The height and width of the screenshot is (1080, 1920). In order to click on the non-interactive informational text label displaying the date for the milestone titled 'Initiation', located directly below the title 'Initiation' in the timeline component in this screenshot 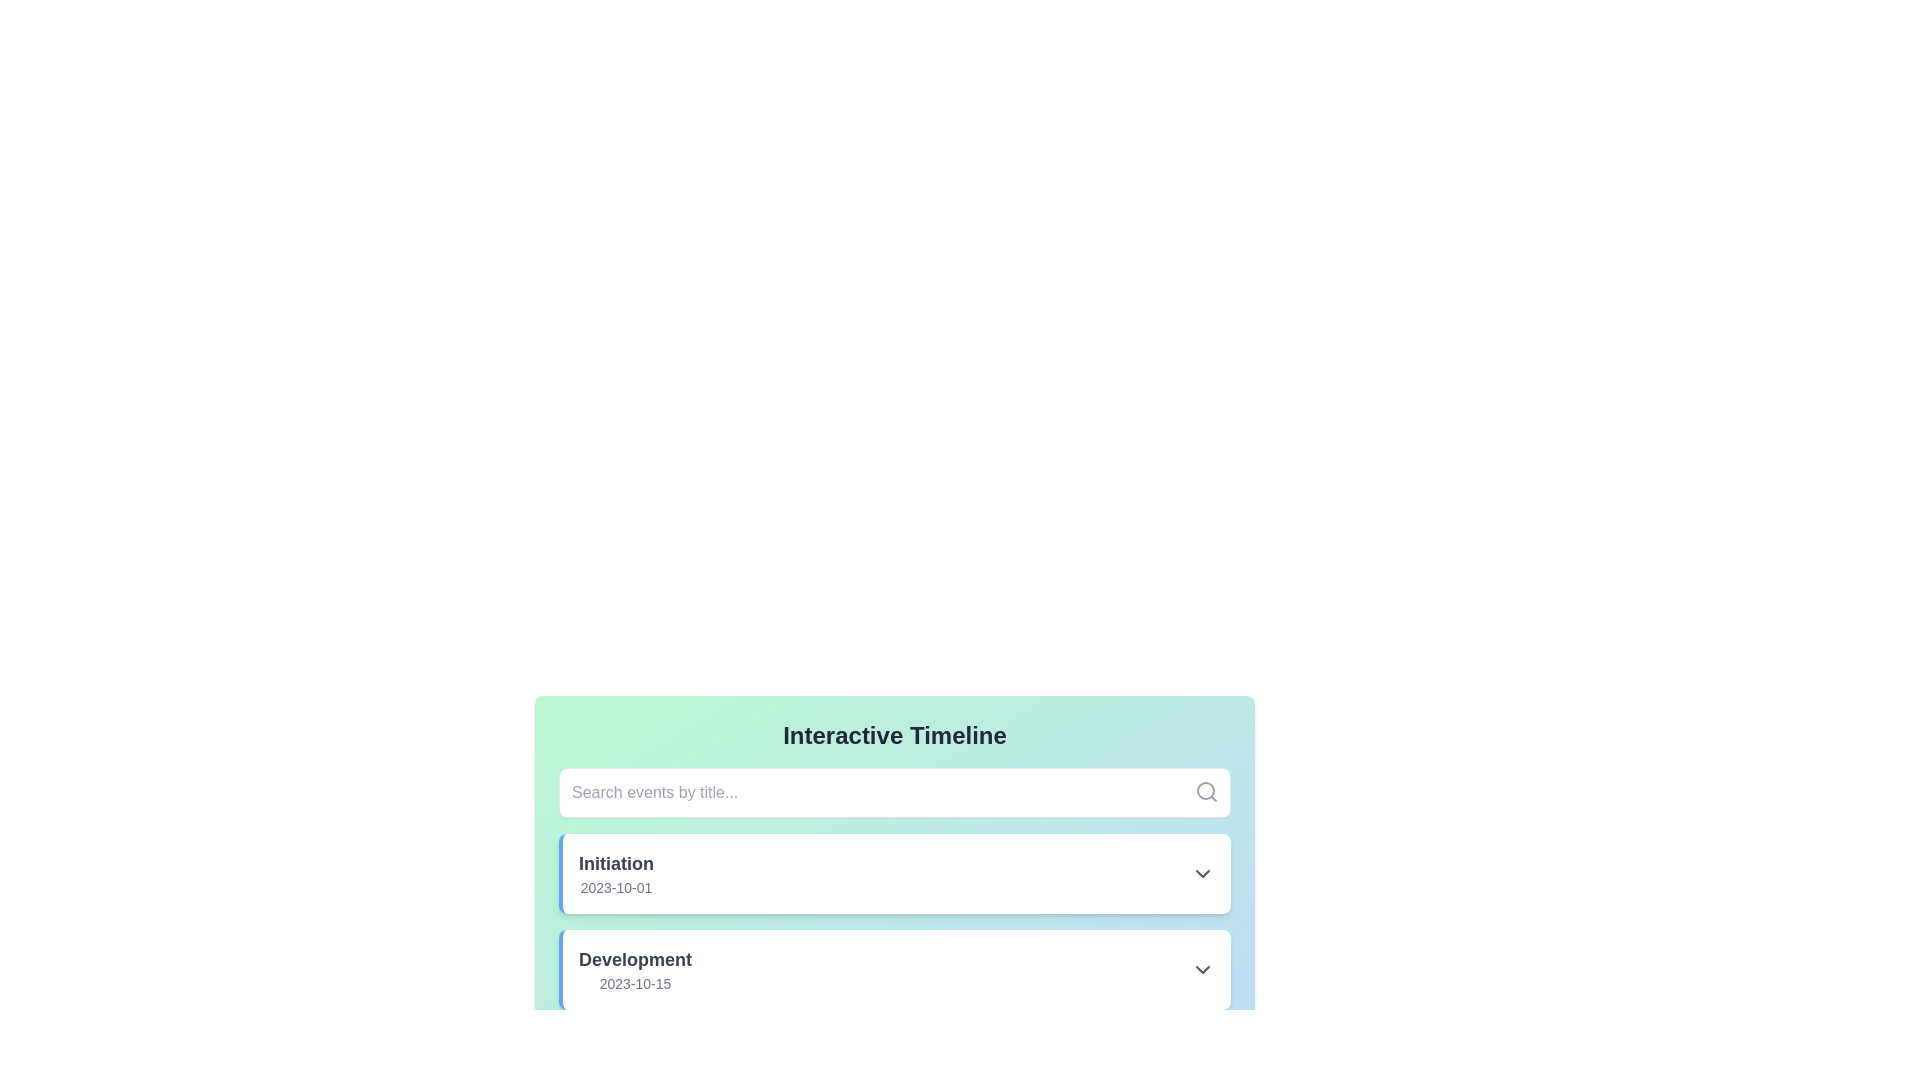, I will do `click(615, 886)`.